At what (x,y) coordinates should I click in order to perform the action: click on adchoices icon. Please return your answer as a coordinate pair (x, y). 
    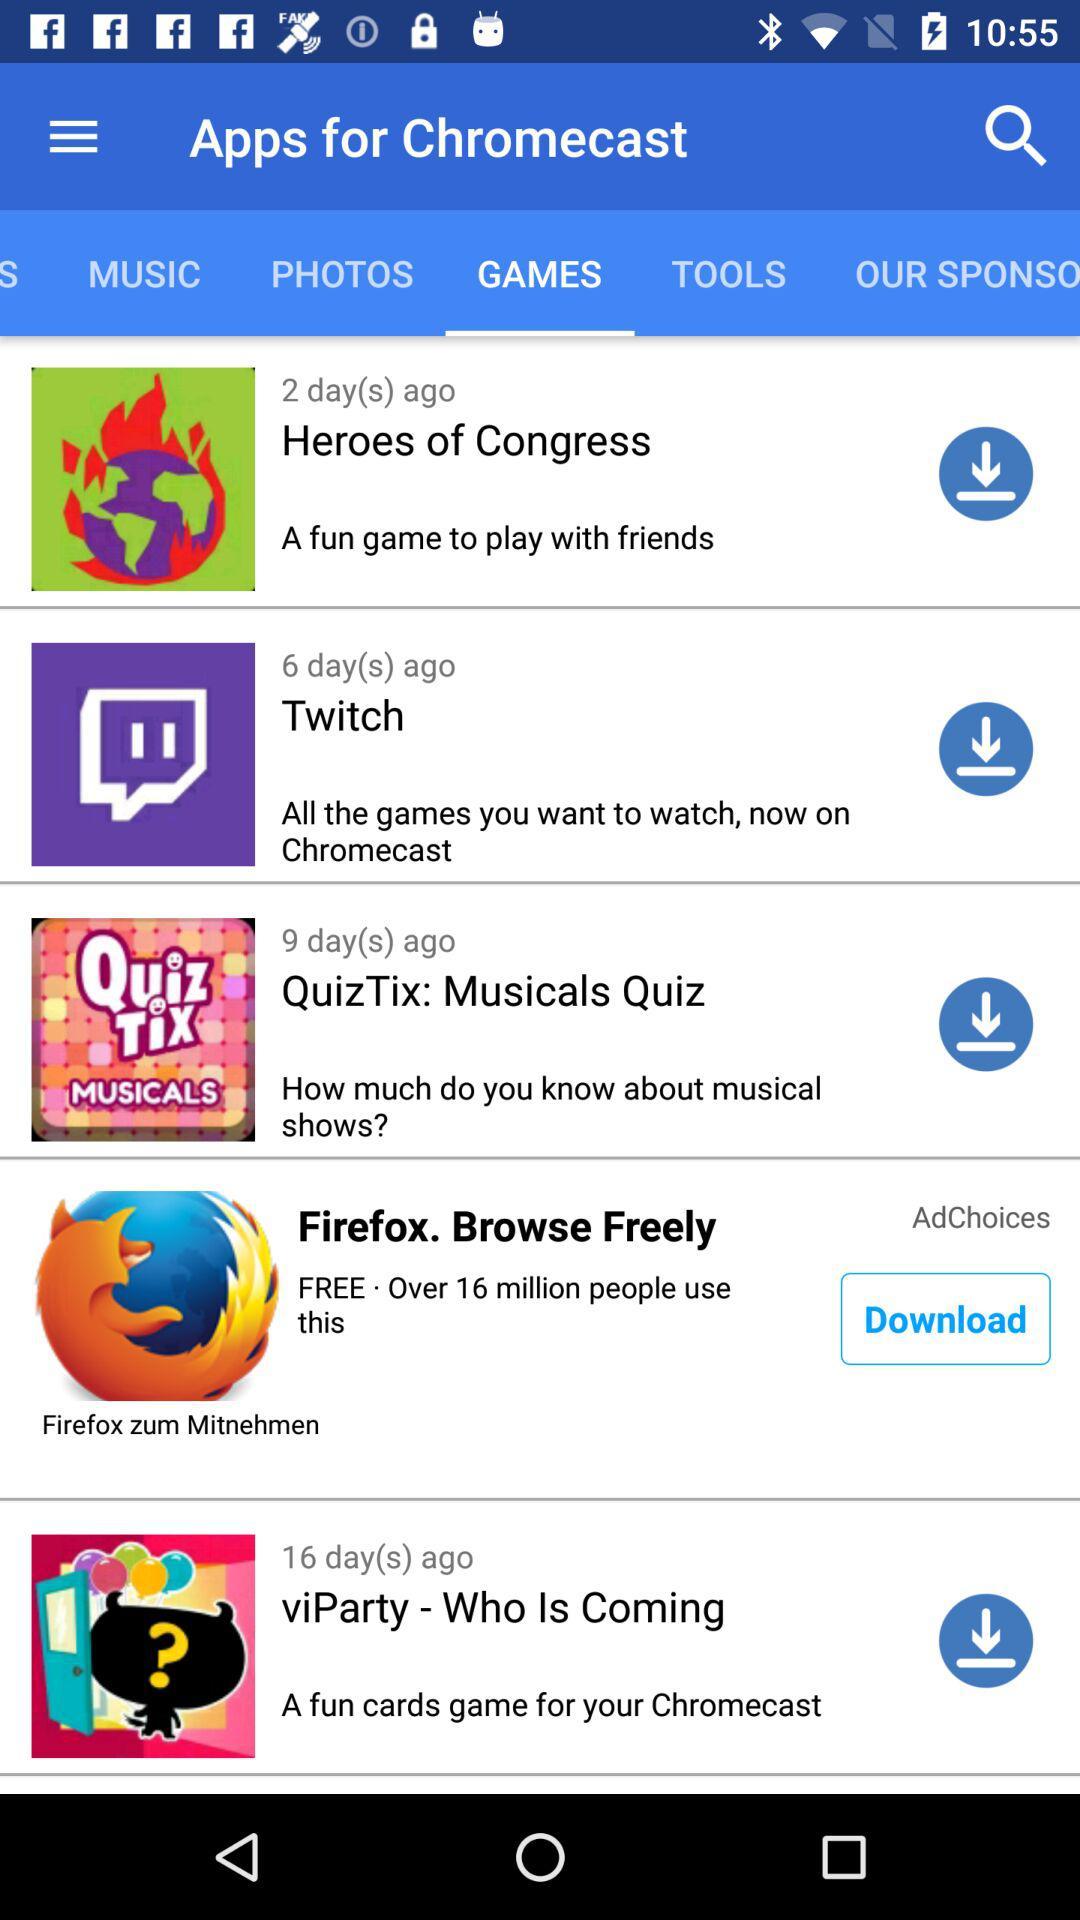
    Looking at the image, I should click on (980, 1213).